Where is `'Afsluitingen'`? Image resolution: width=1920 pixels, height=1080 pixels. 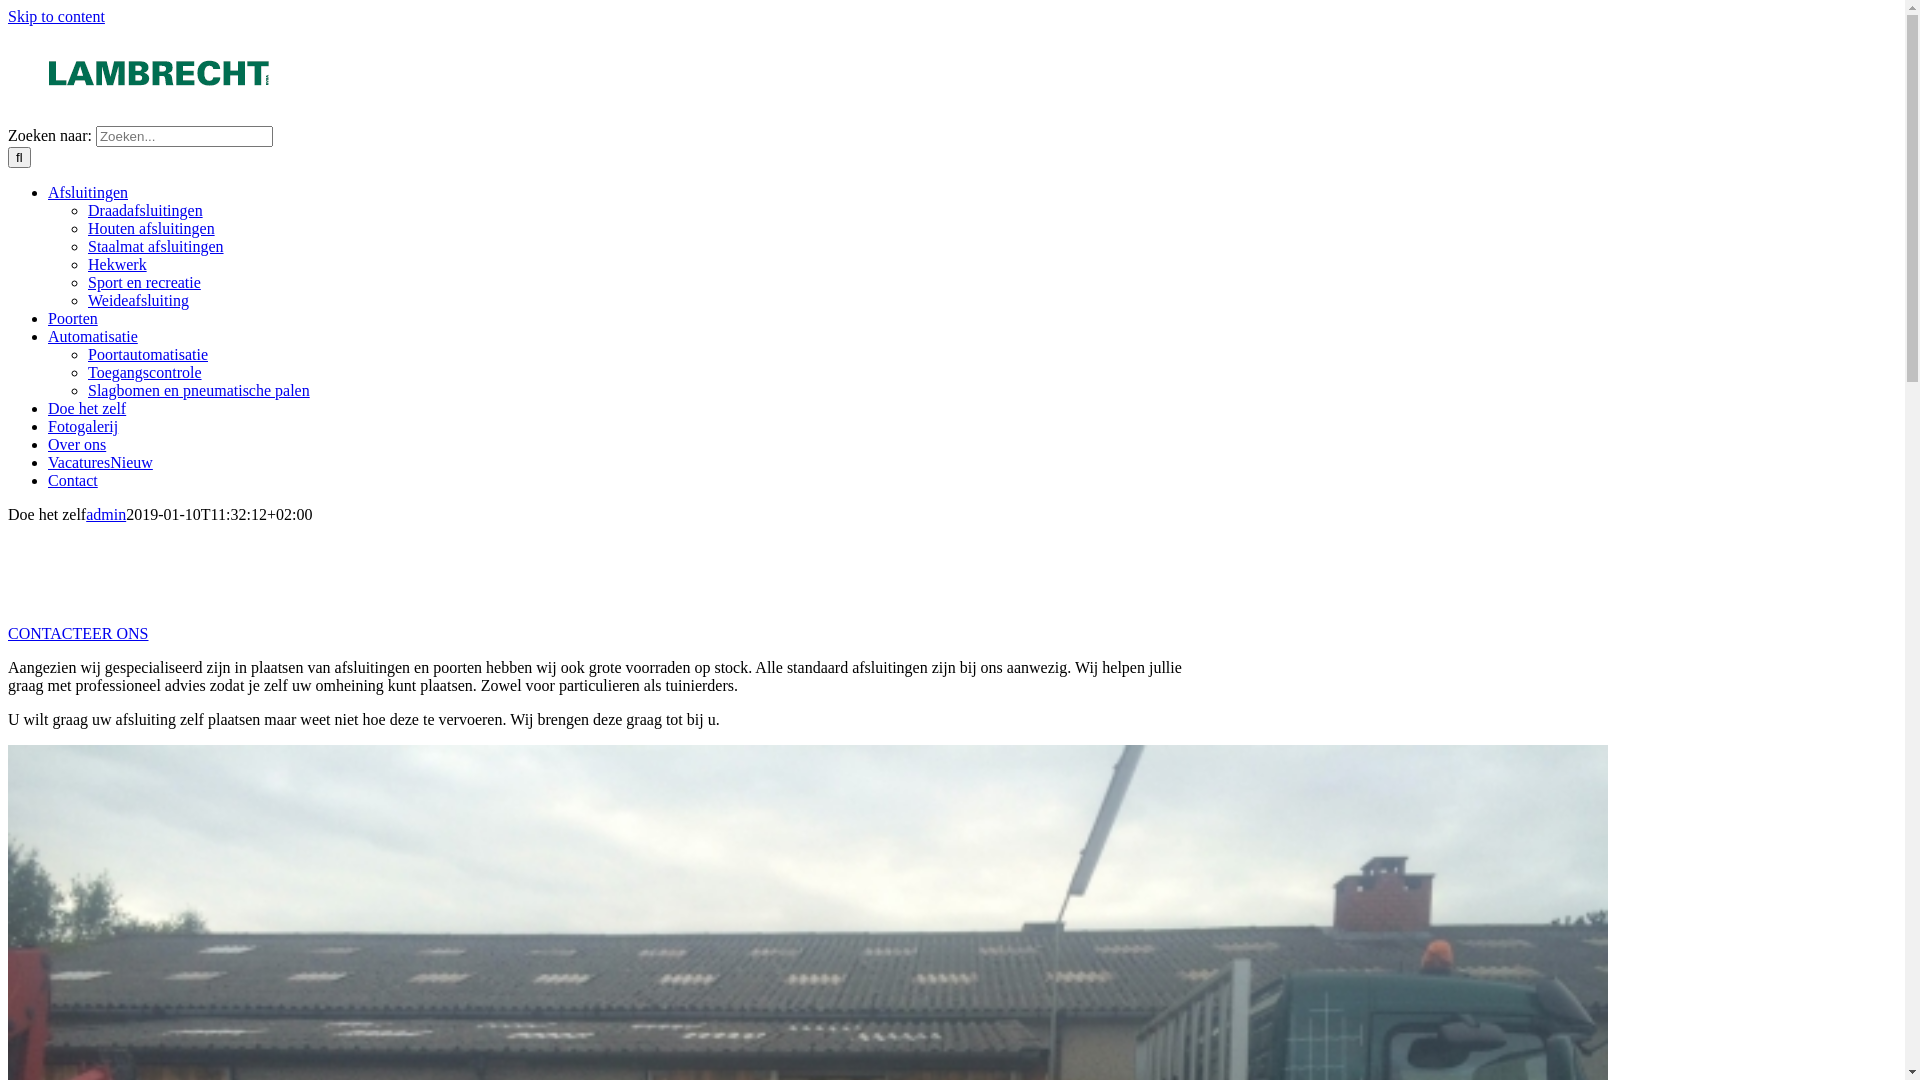 'Afsluitingen' is located at coordinates (86, 192).